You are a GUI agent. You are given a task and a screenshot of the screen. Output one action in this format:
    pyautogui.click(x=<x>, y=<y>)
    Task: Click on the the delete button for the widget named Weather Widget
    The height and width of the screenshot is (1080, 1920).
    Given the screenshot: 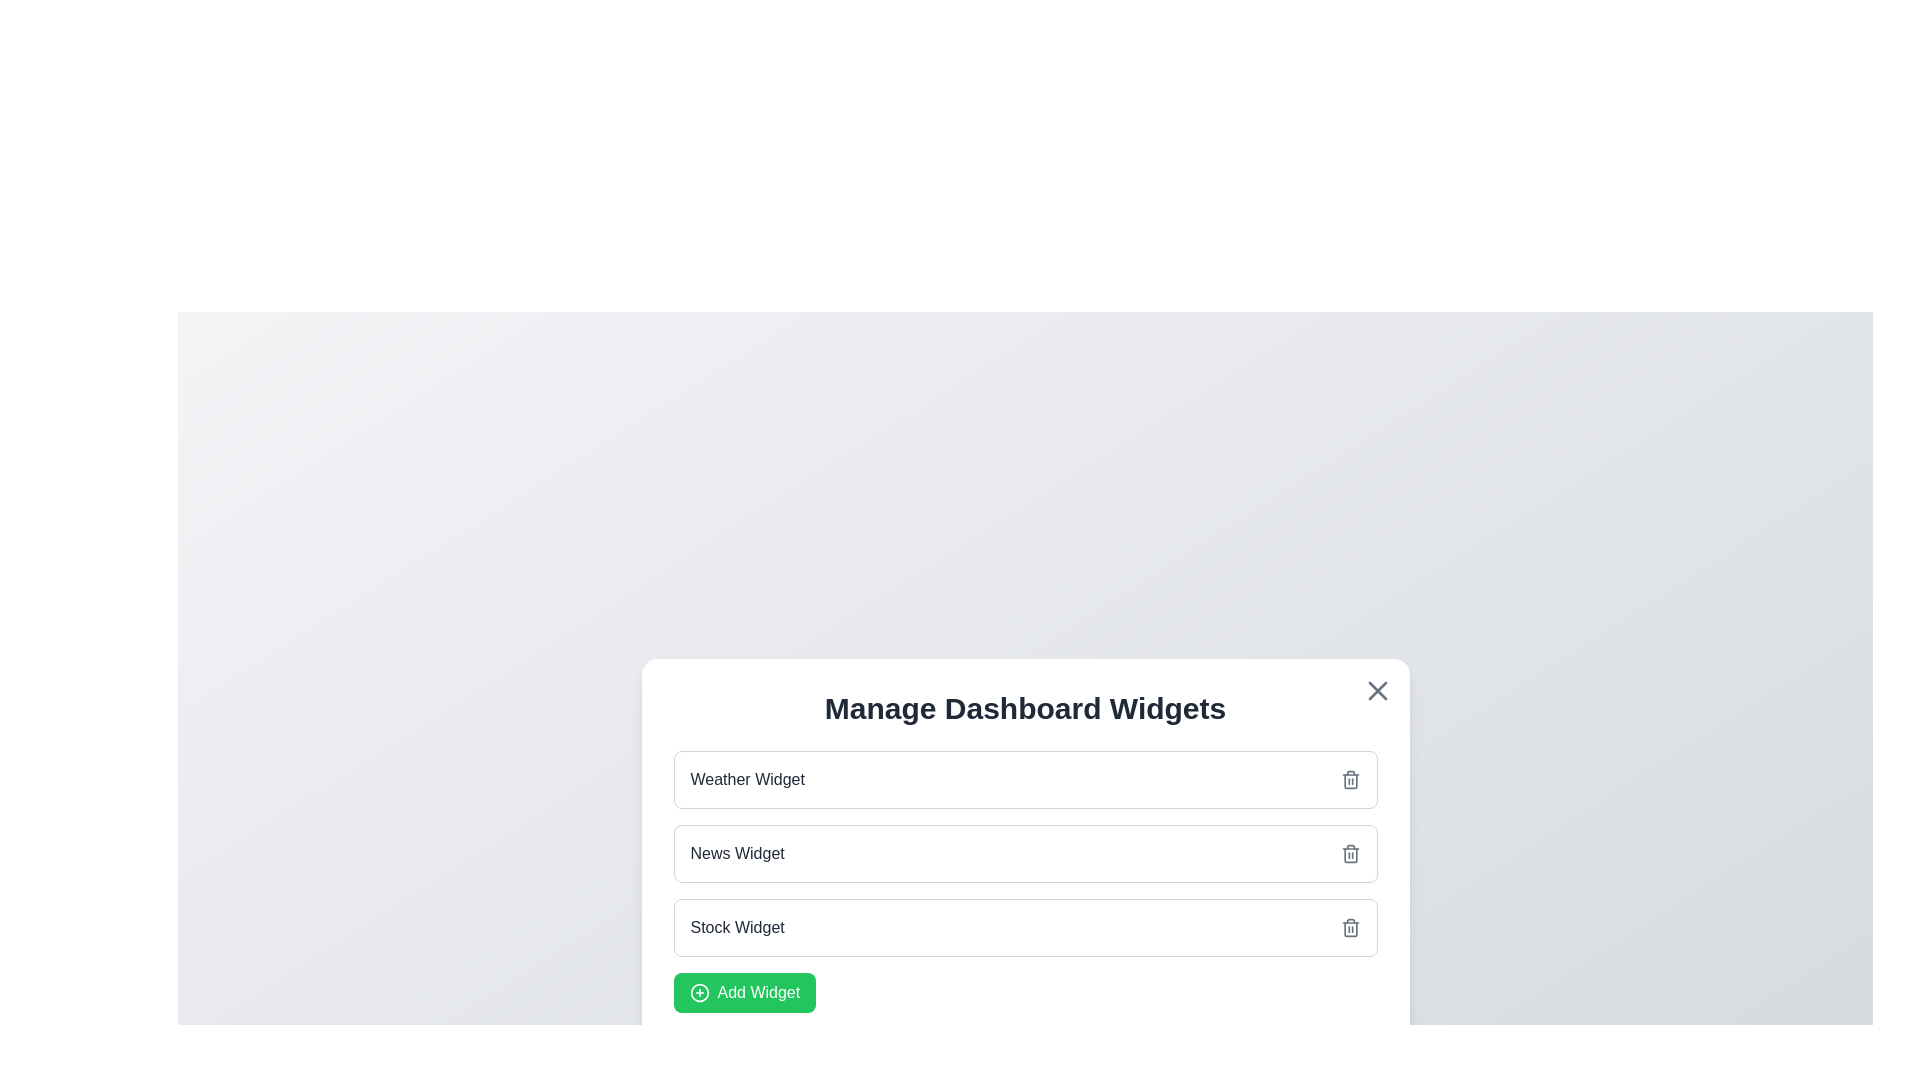 What is the action you would take?
    pyautogui.click(x=1350, y=778)
    